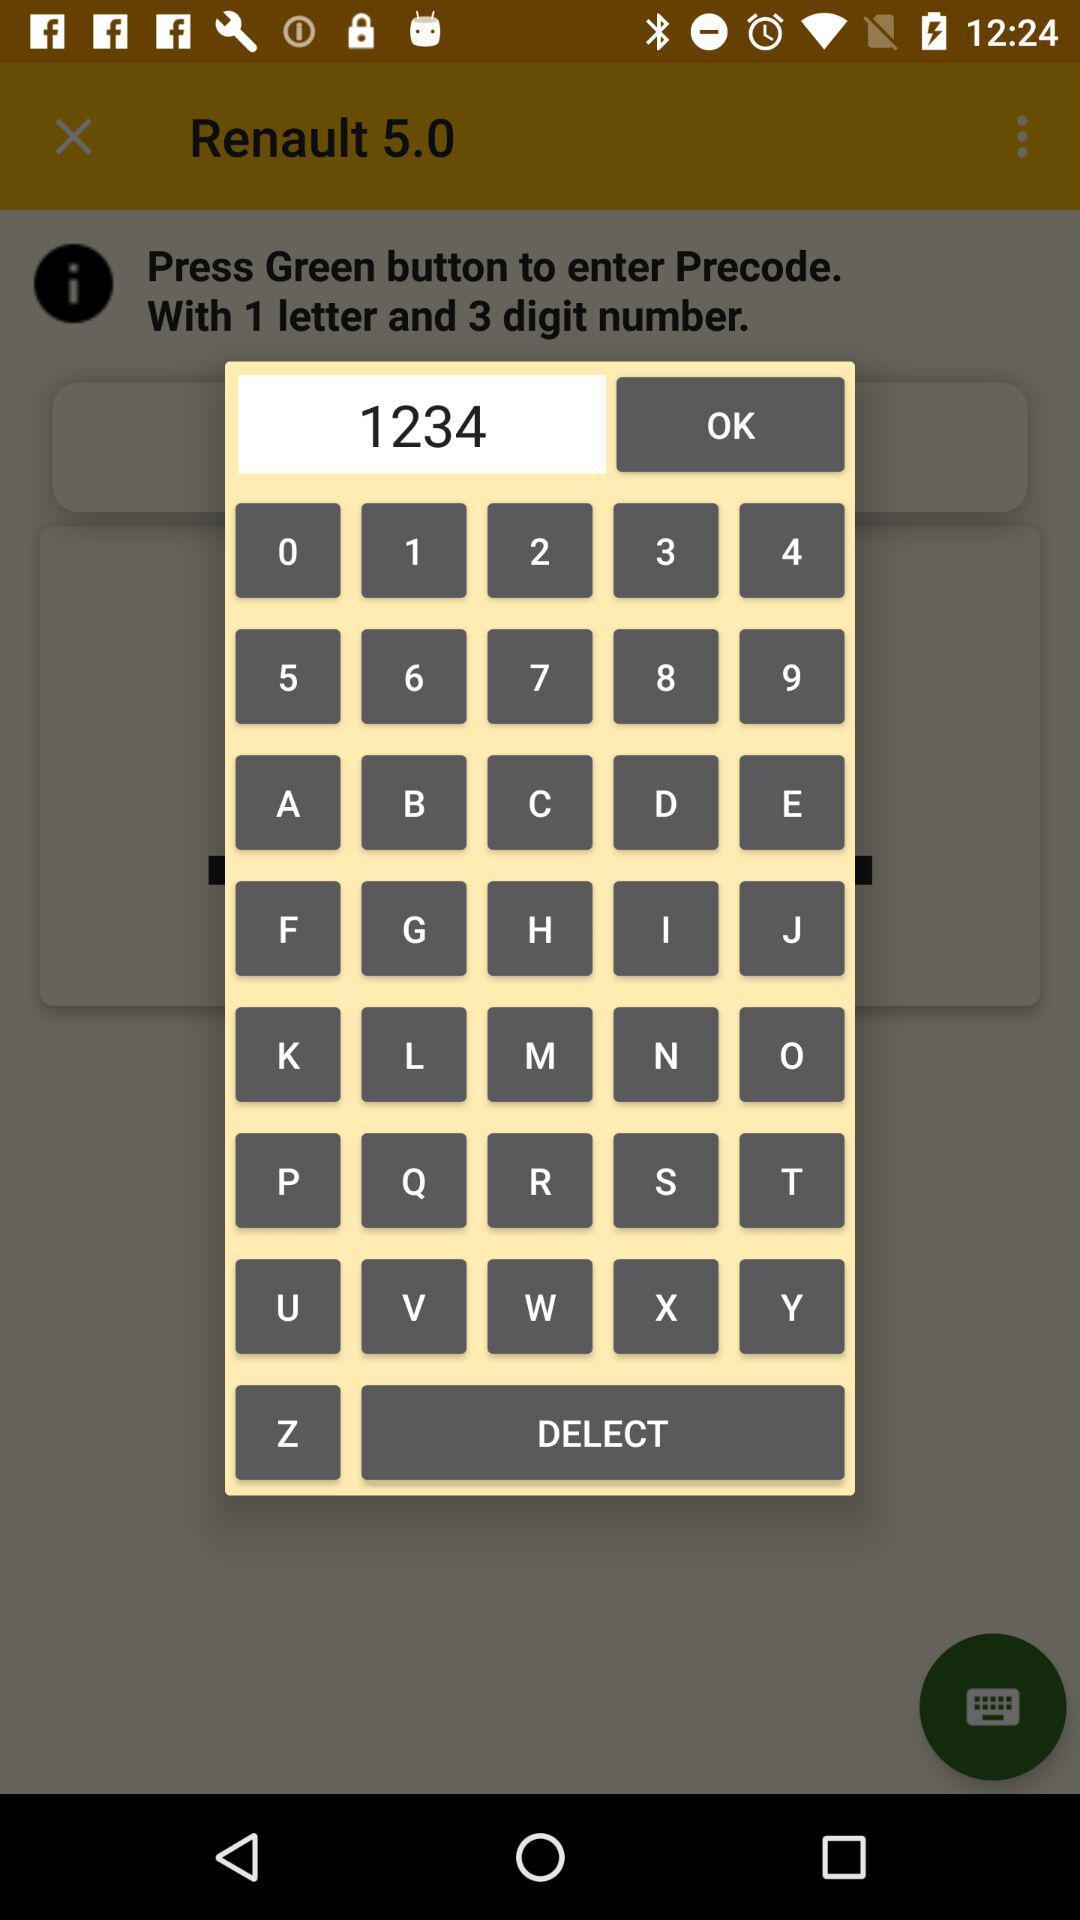  I want to click on icon next to the g icon, so click(288, 1053).